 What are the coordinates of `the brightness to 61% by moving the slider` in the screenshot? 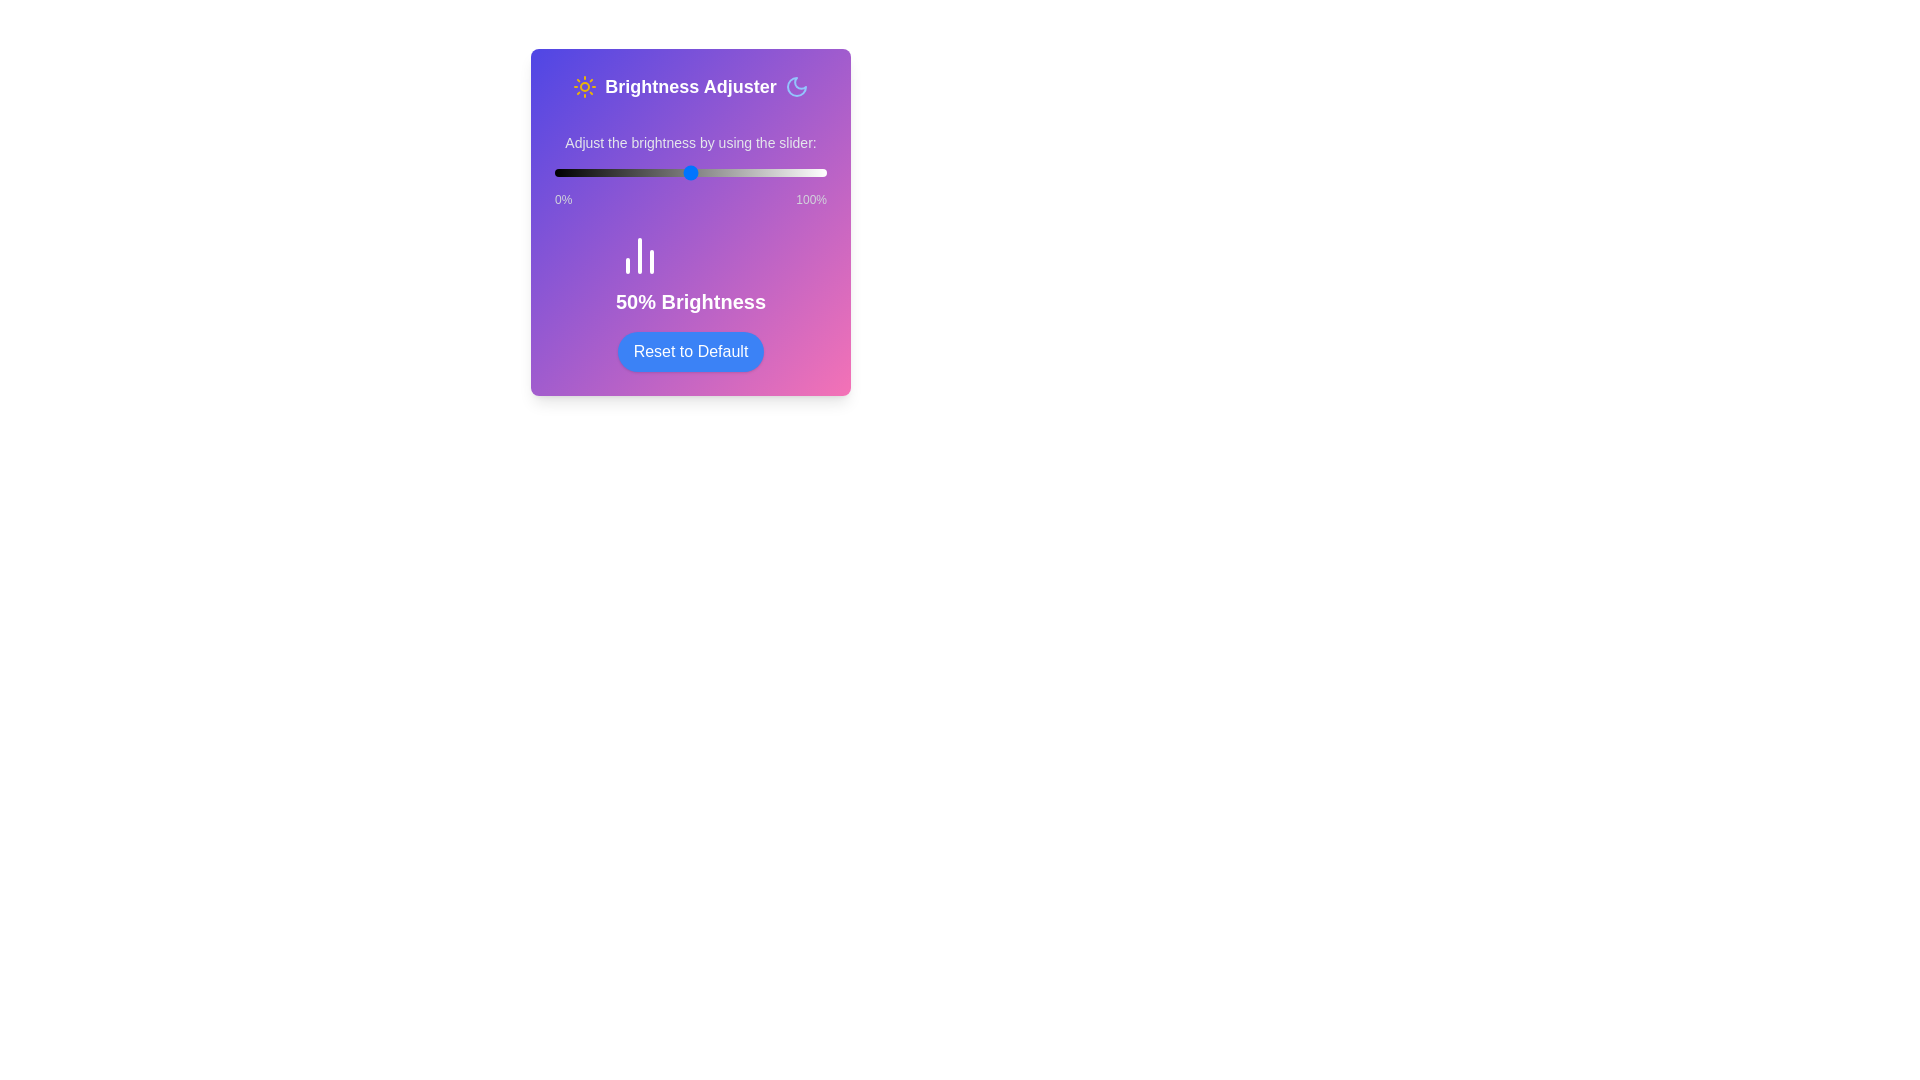 It's located at (720, 172).